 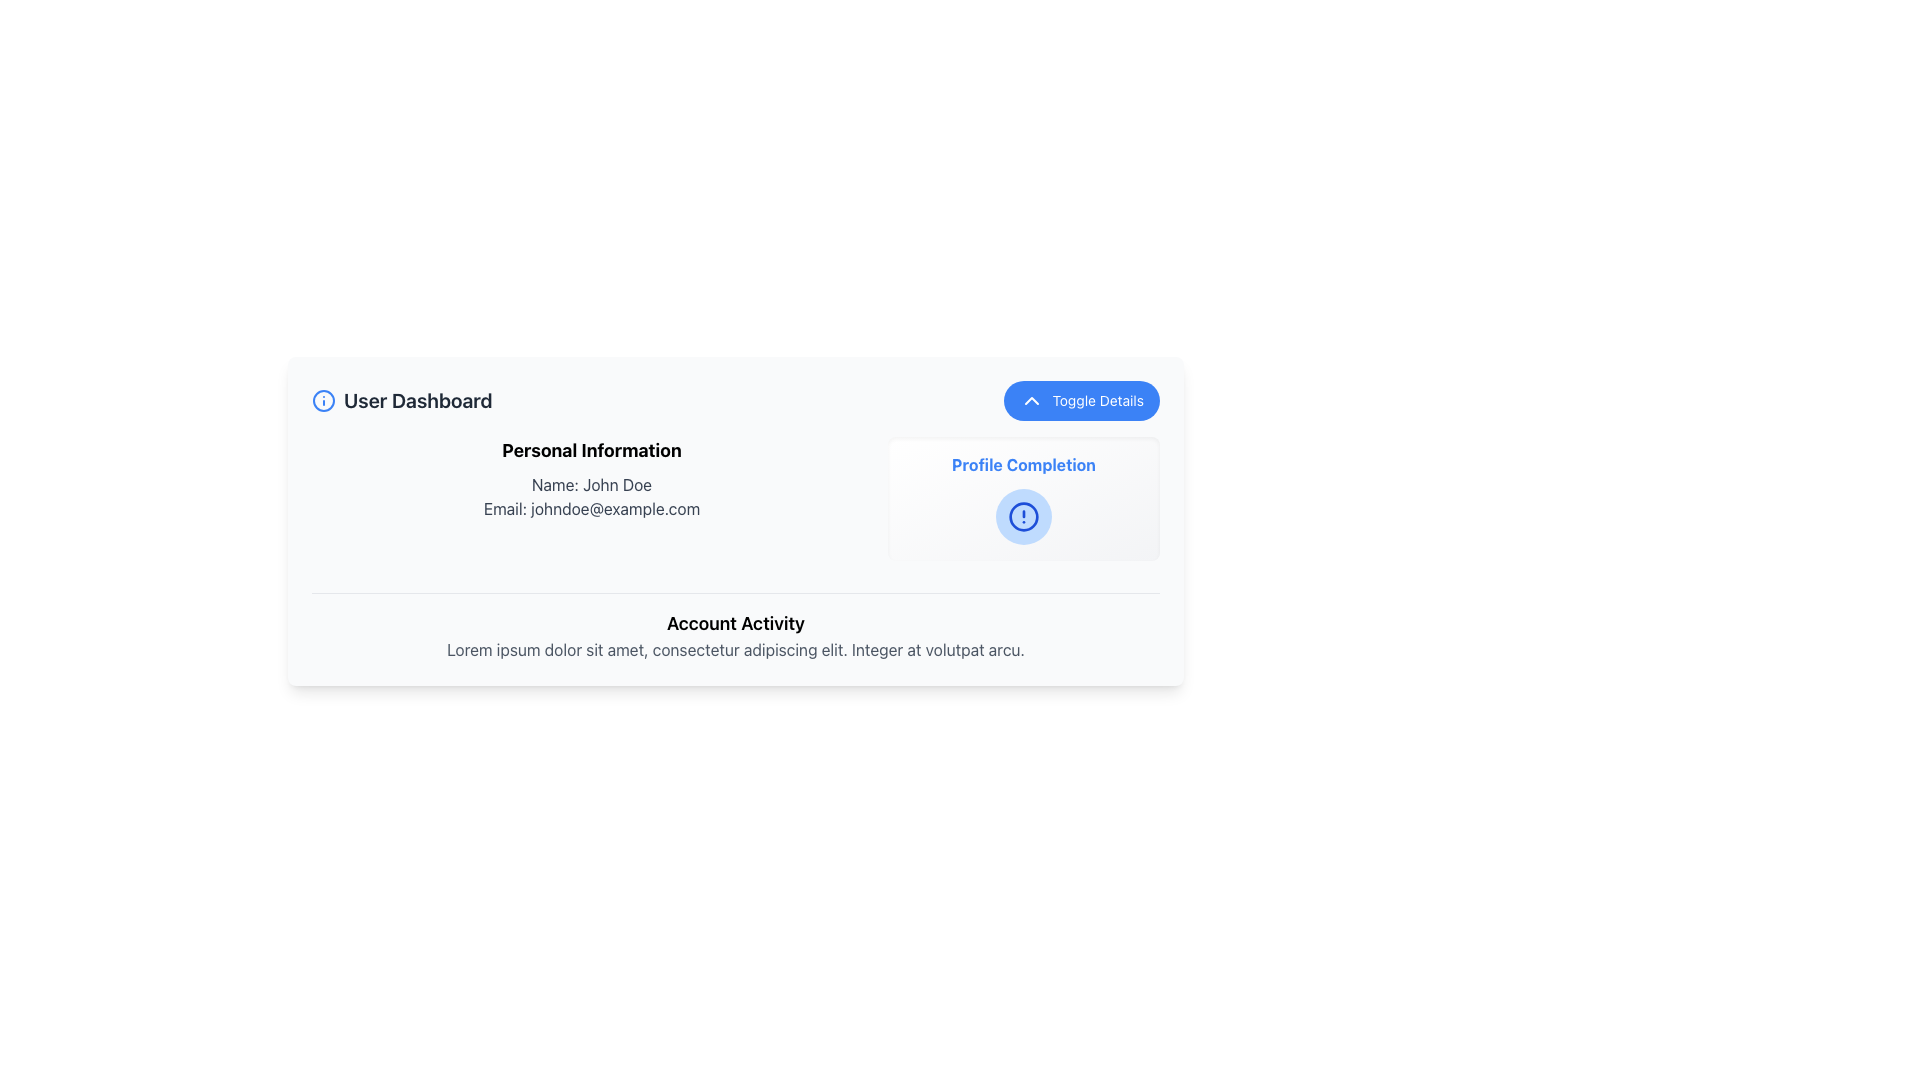 I want to click on the Decorative circle component within the SVG icon in the 'Profile Completion' section, which is styled in a blue theme and serves as an alert indicator, so click(x=1023, y=515).